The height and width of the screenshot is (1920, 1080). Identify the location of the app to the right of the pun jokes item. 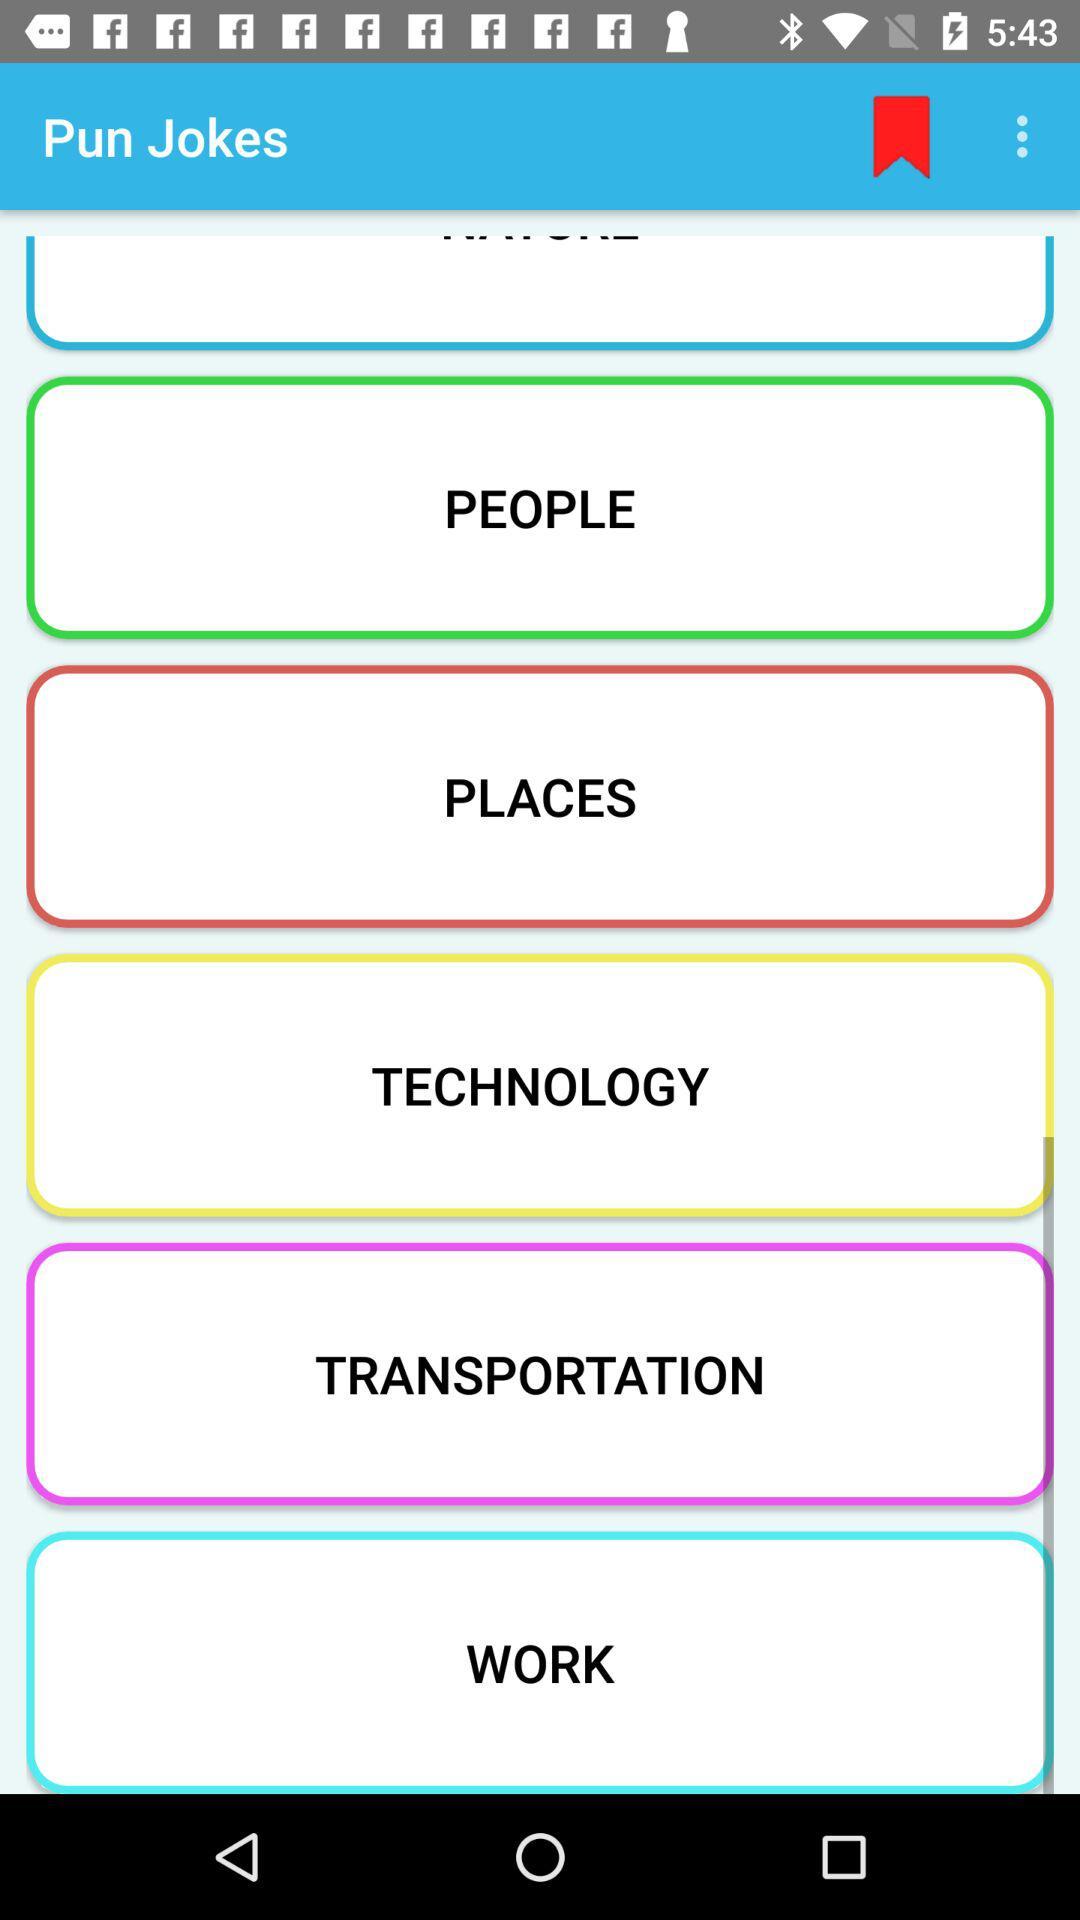
(901, 135).